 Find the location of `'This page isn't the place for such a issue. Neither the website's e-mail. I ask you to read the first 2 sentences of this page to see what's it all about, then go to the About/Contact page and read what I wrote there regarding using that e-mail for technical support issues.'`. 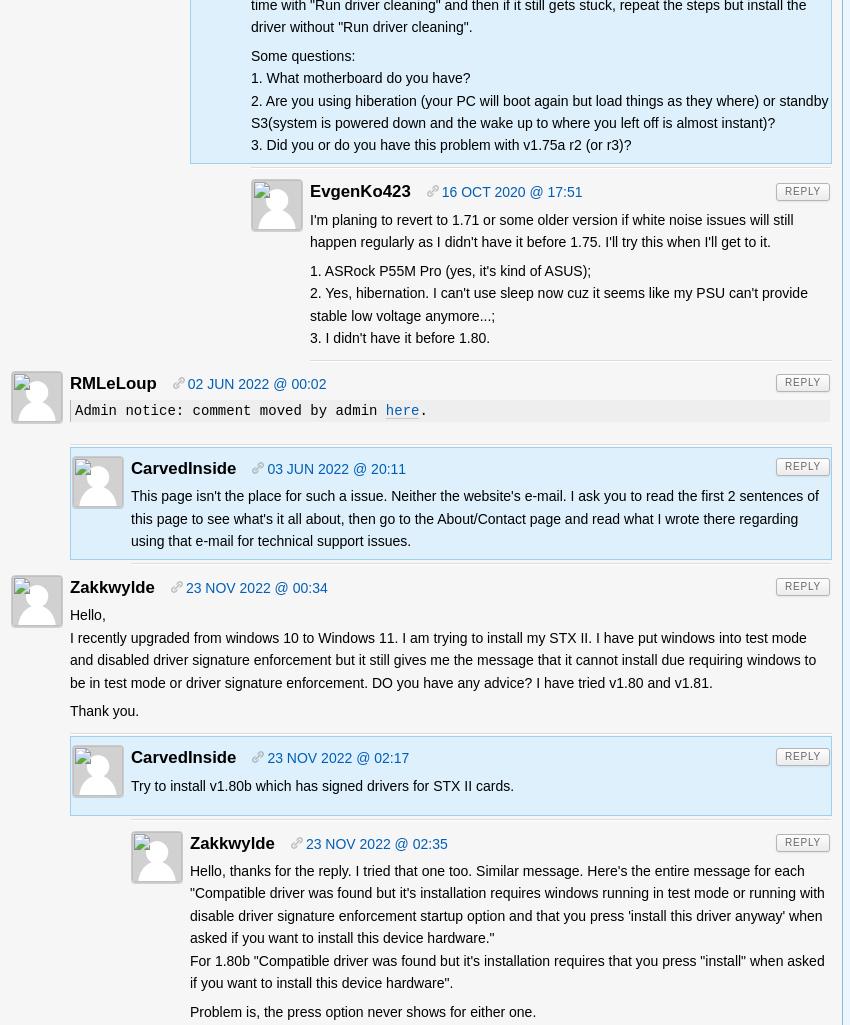

'This page isn't the place for such a issue. Neither the website's e-mail. I ask you to read the first 2 sentences of this page to see what's it all about, then go to the About/Contact page and read what I wrote there regarding using that e-mail for technical support issues.' is located at coordinates (474, 517).